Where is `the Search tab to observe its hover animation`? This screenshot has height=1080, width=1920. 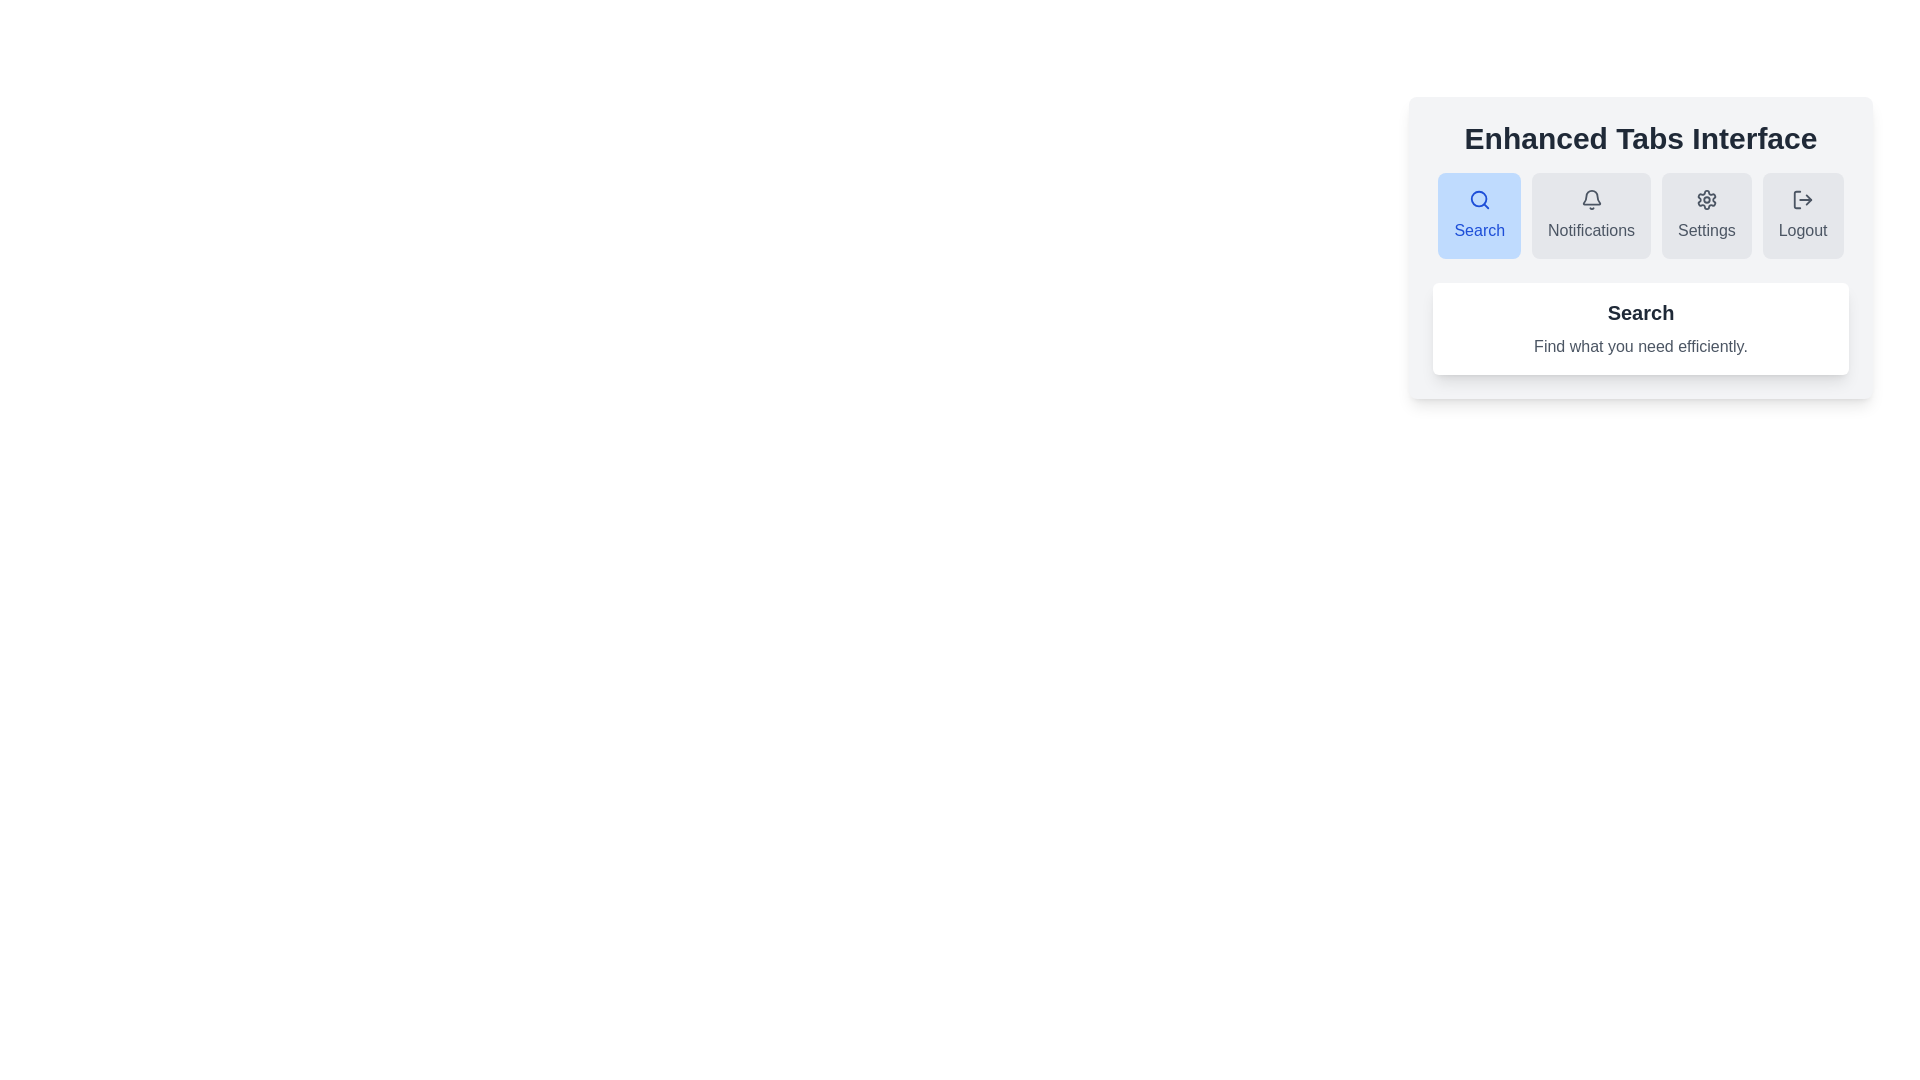 the Search tab to observe its hover animation is located at coordinates (1479, 216).